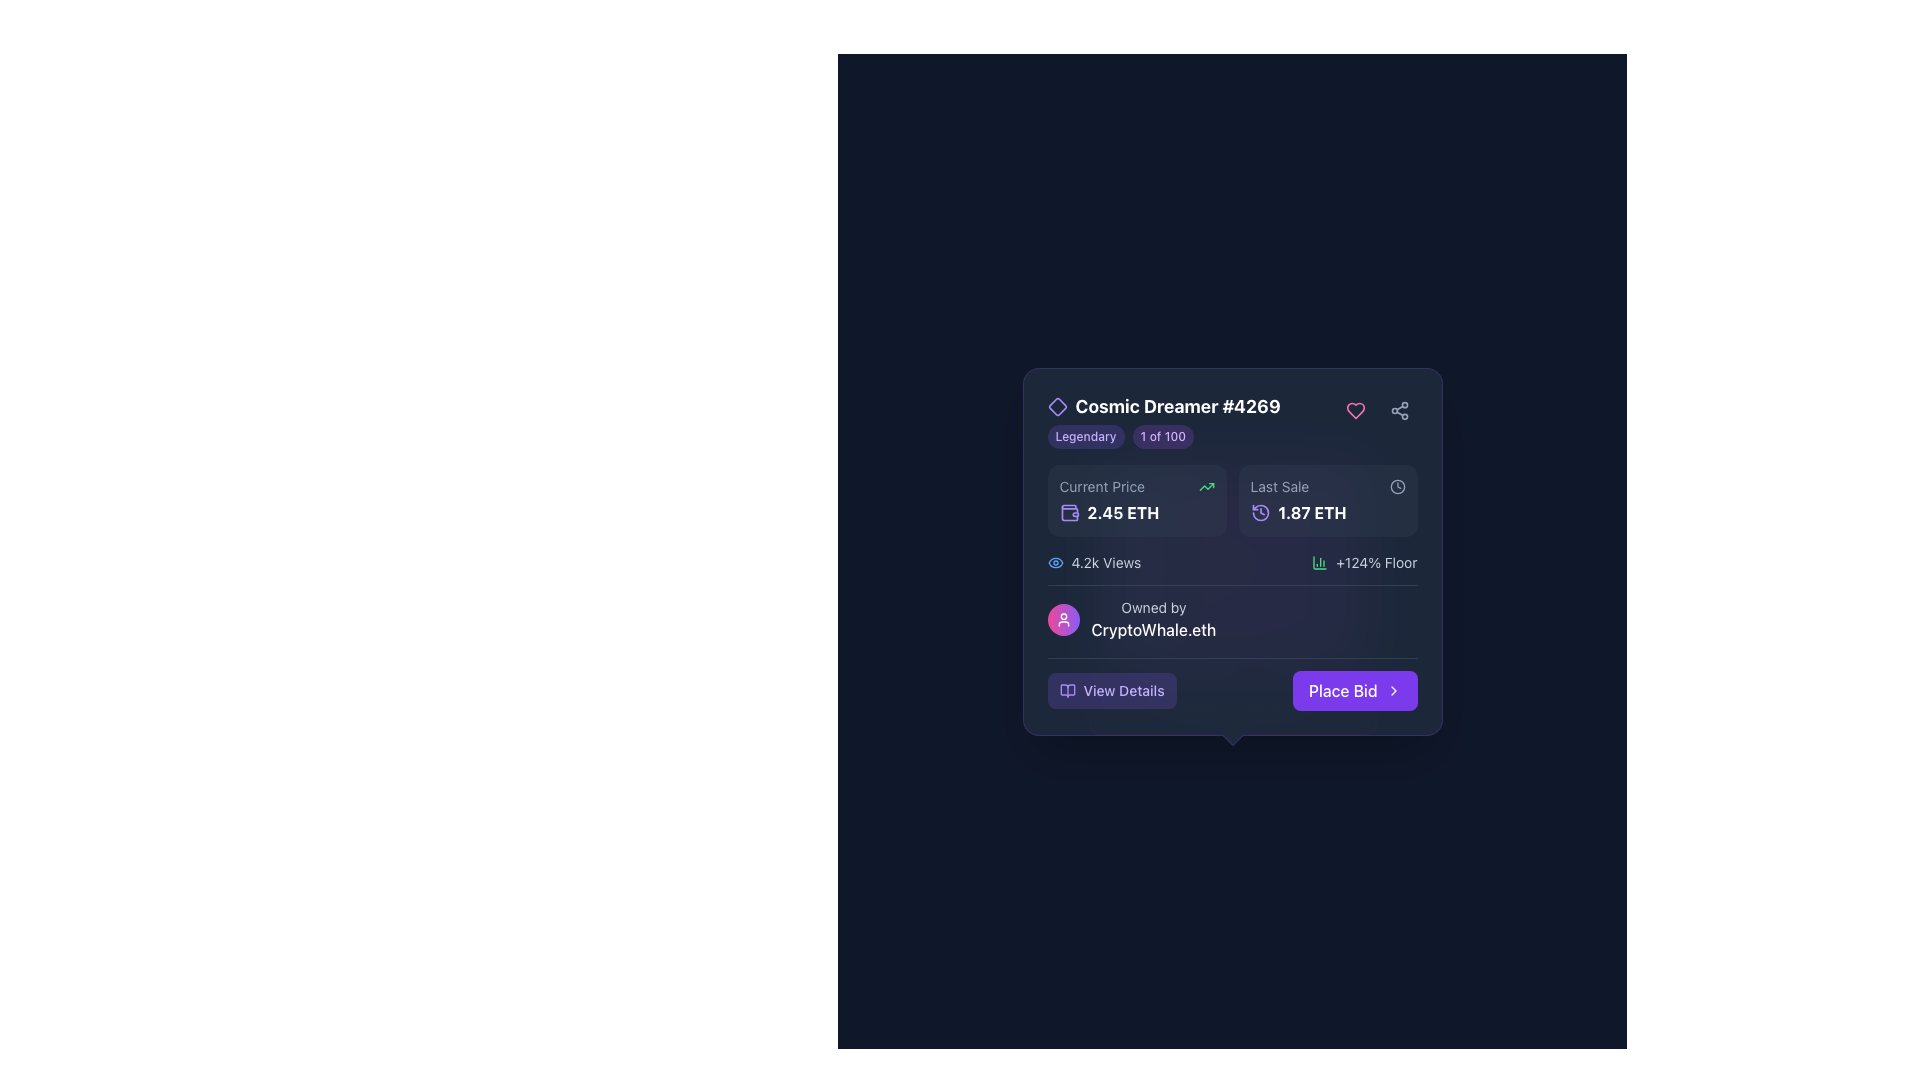 The height and width of the screenshot is (1080, 1920). I want to click on the Static Text Label that communicates ownership details of the item attributed to 'CryptoWhale.eth', positioned below the price and view details in the card panel for 'Cosmic Dreamer #4269', so click(1153, 619).